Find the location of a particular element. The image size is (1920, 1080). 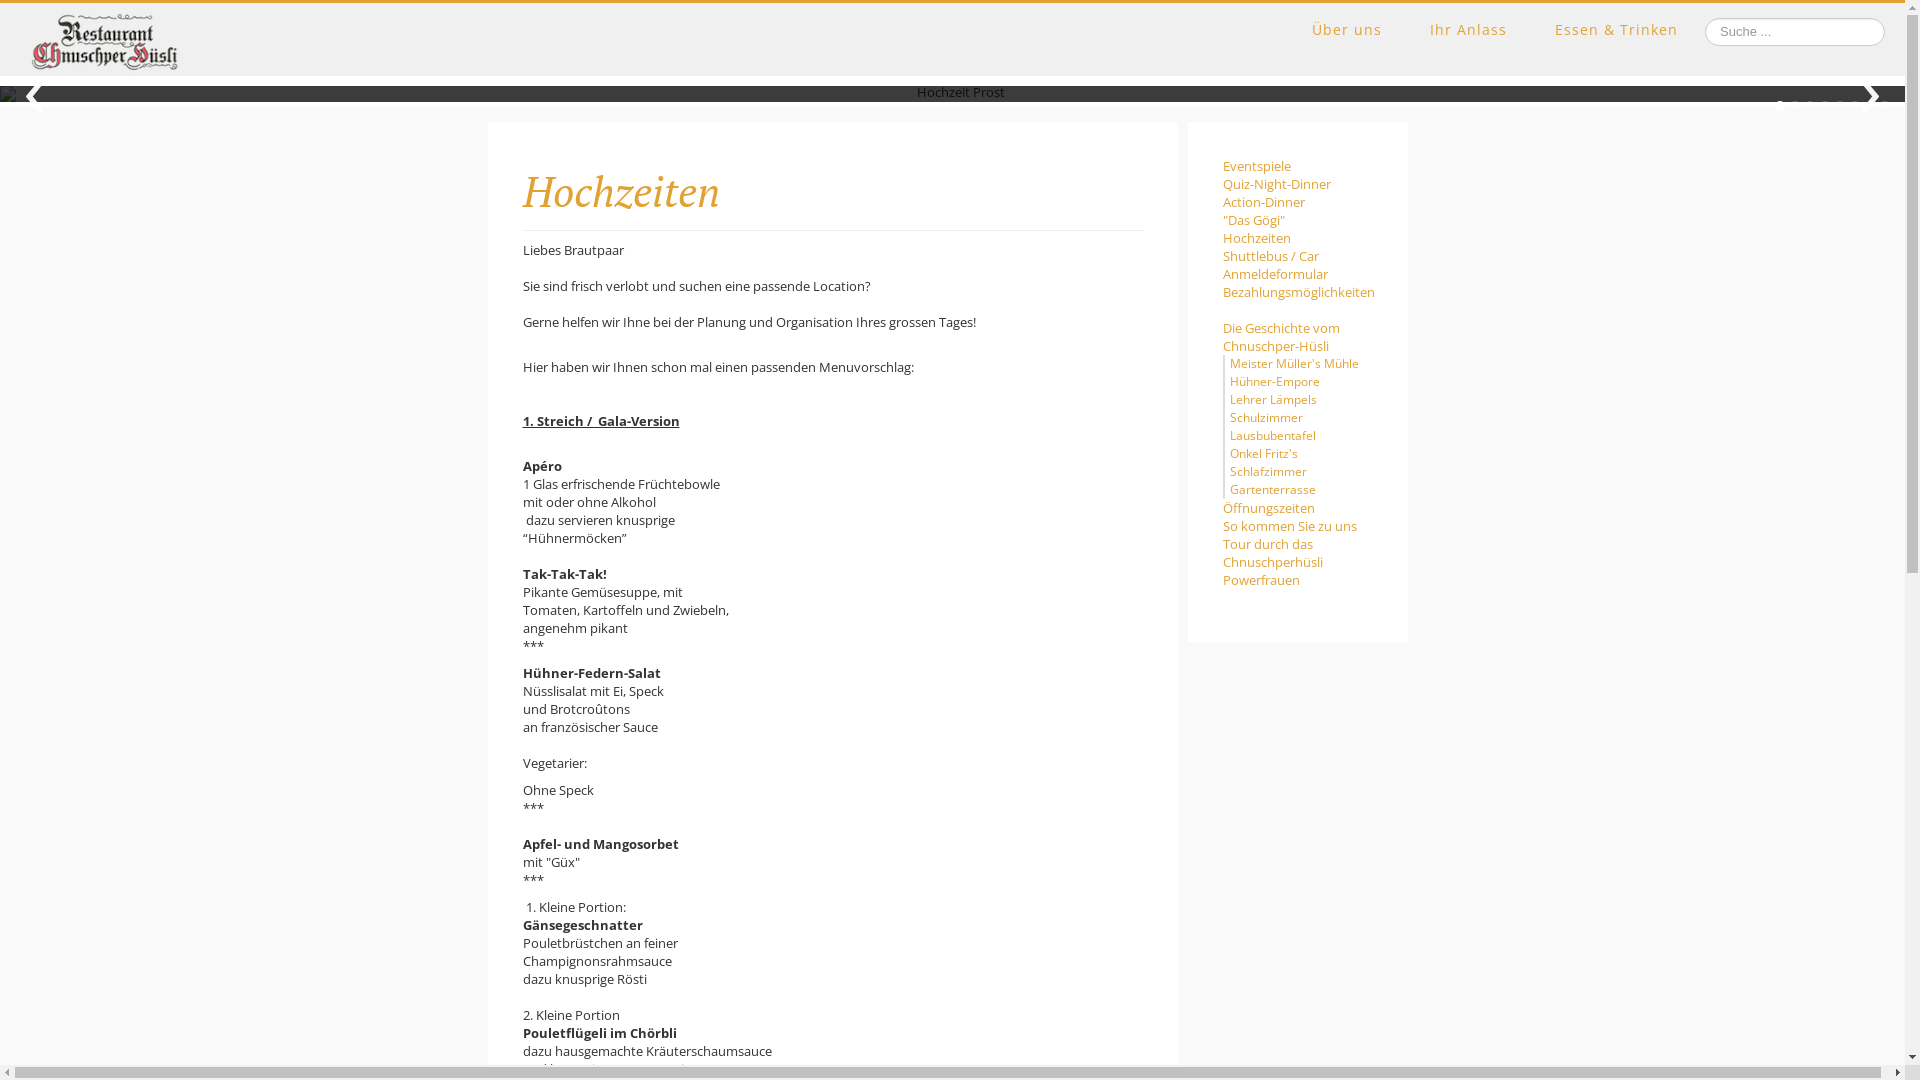

'Shuttlebus / Car' is located at coordinates (1221, 254).